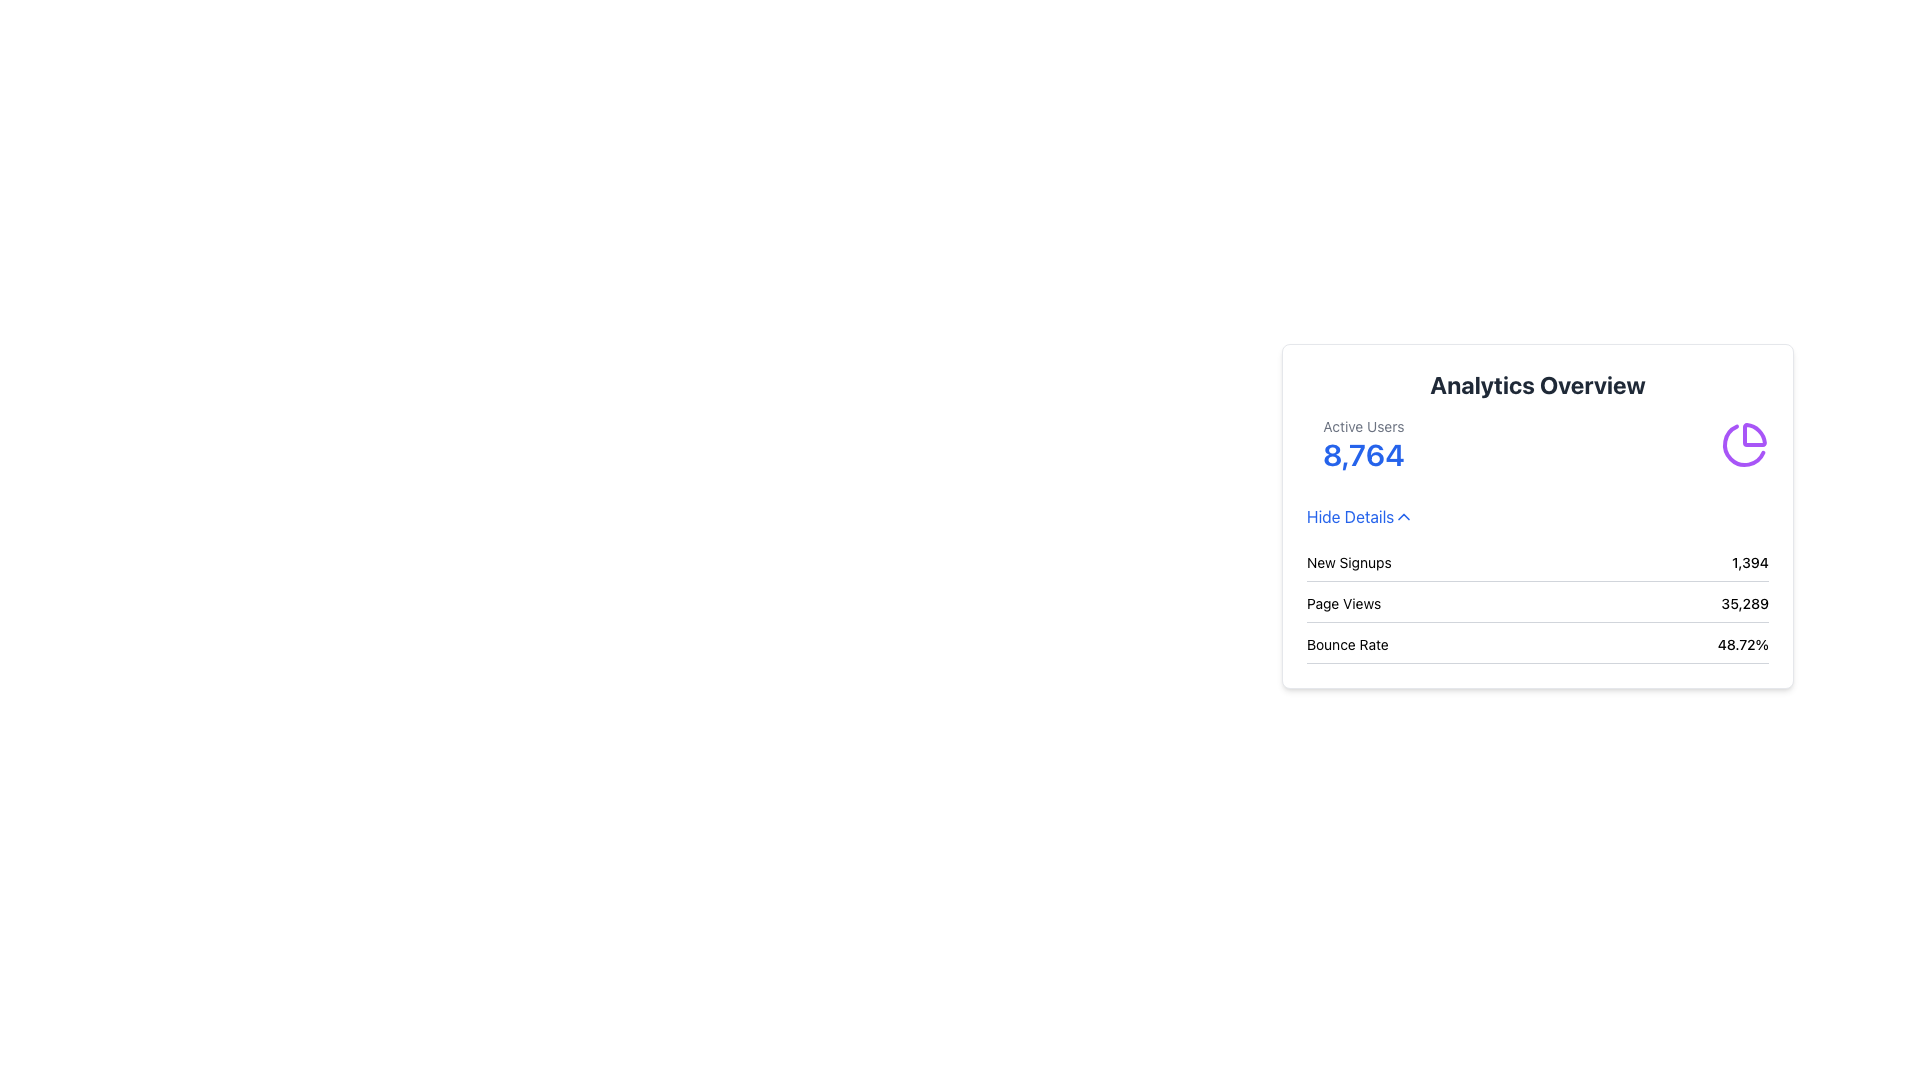 The image size is (1920, 1080). Describe the element at coordinates (1403, 515) in the screenshot. I see `the disclosure icon for the 'Hide Details' link in the 'Analytics Overview' card to trigger additional visual feedback` at that location.